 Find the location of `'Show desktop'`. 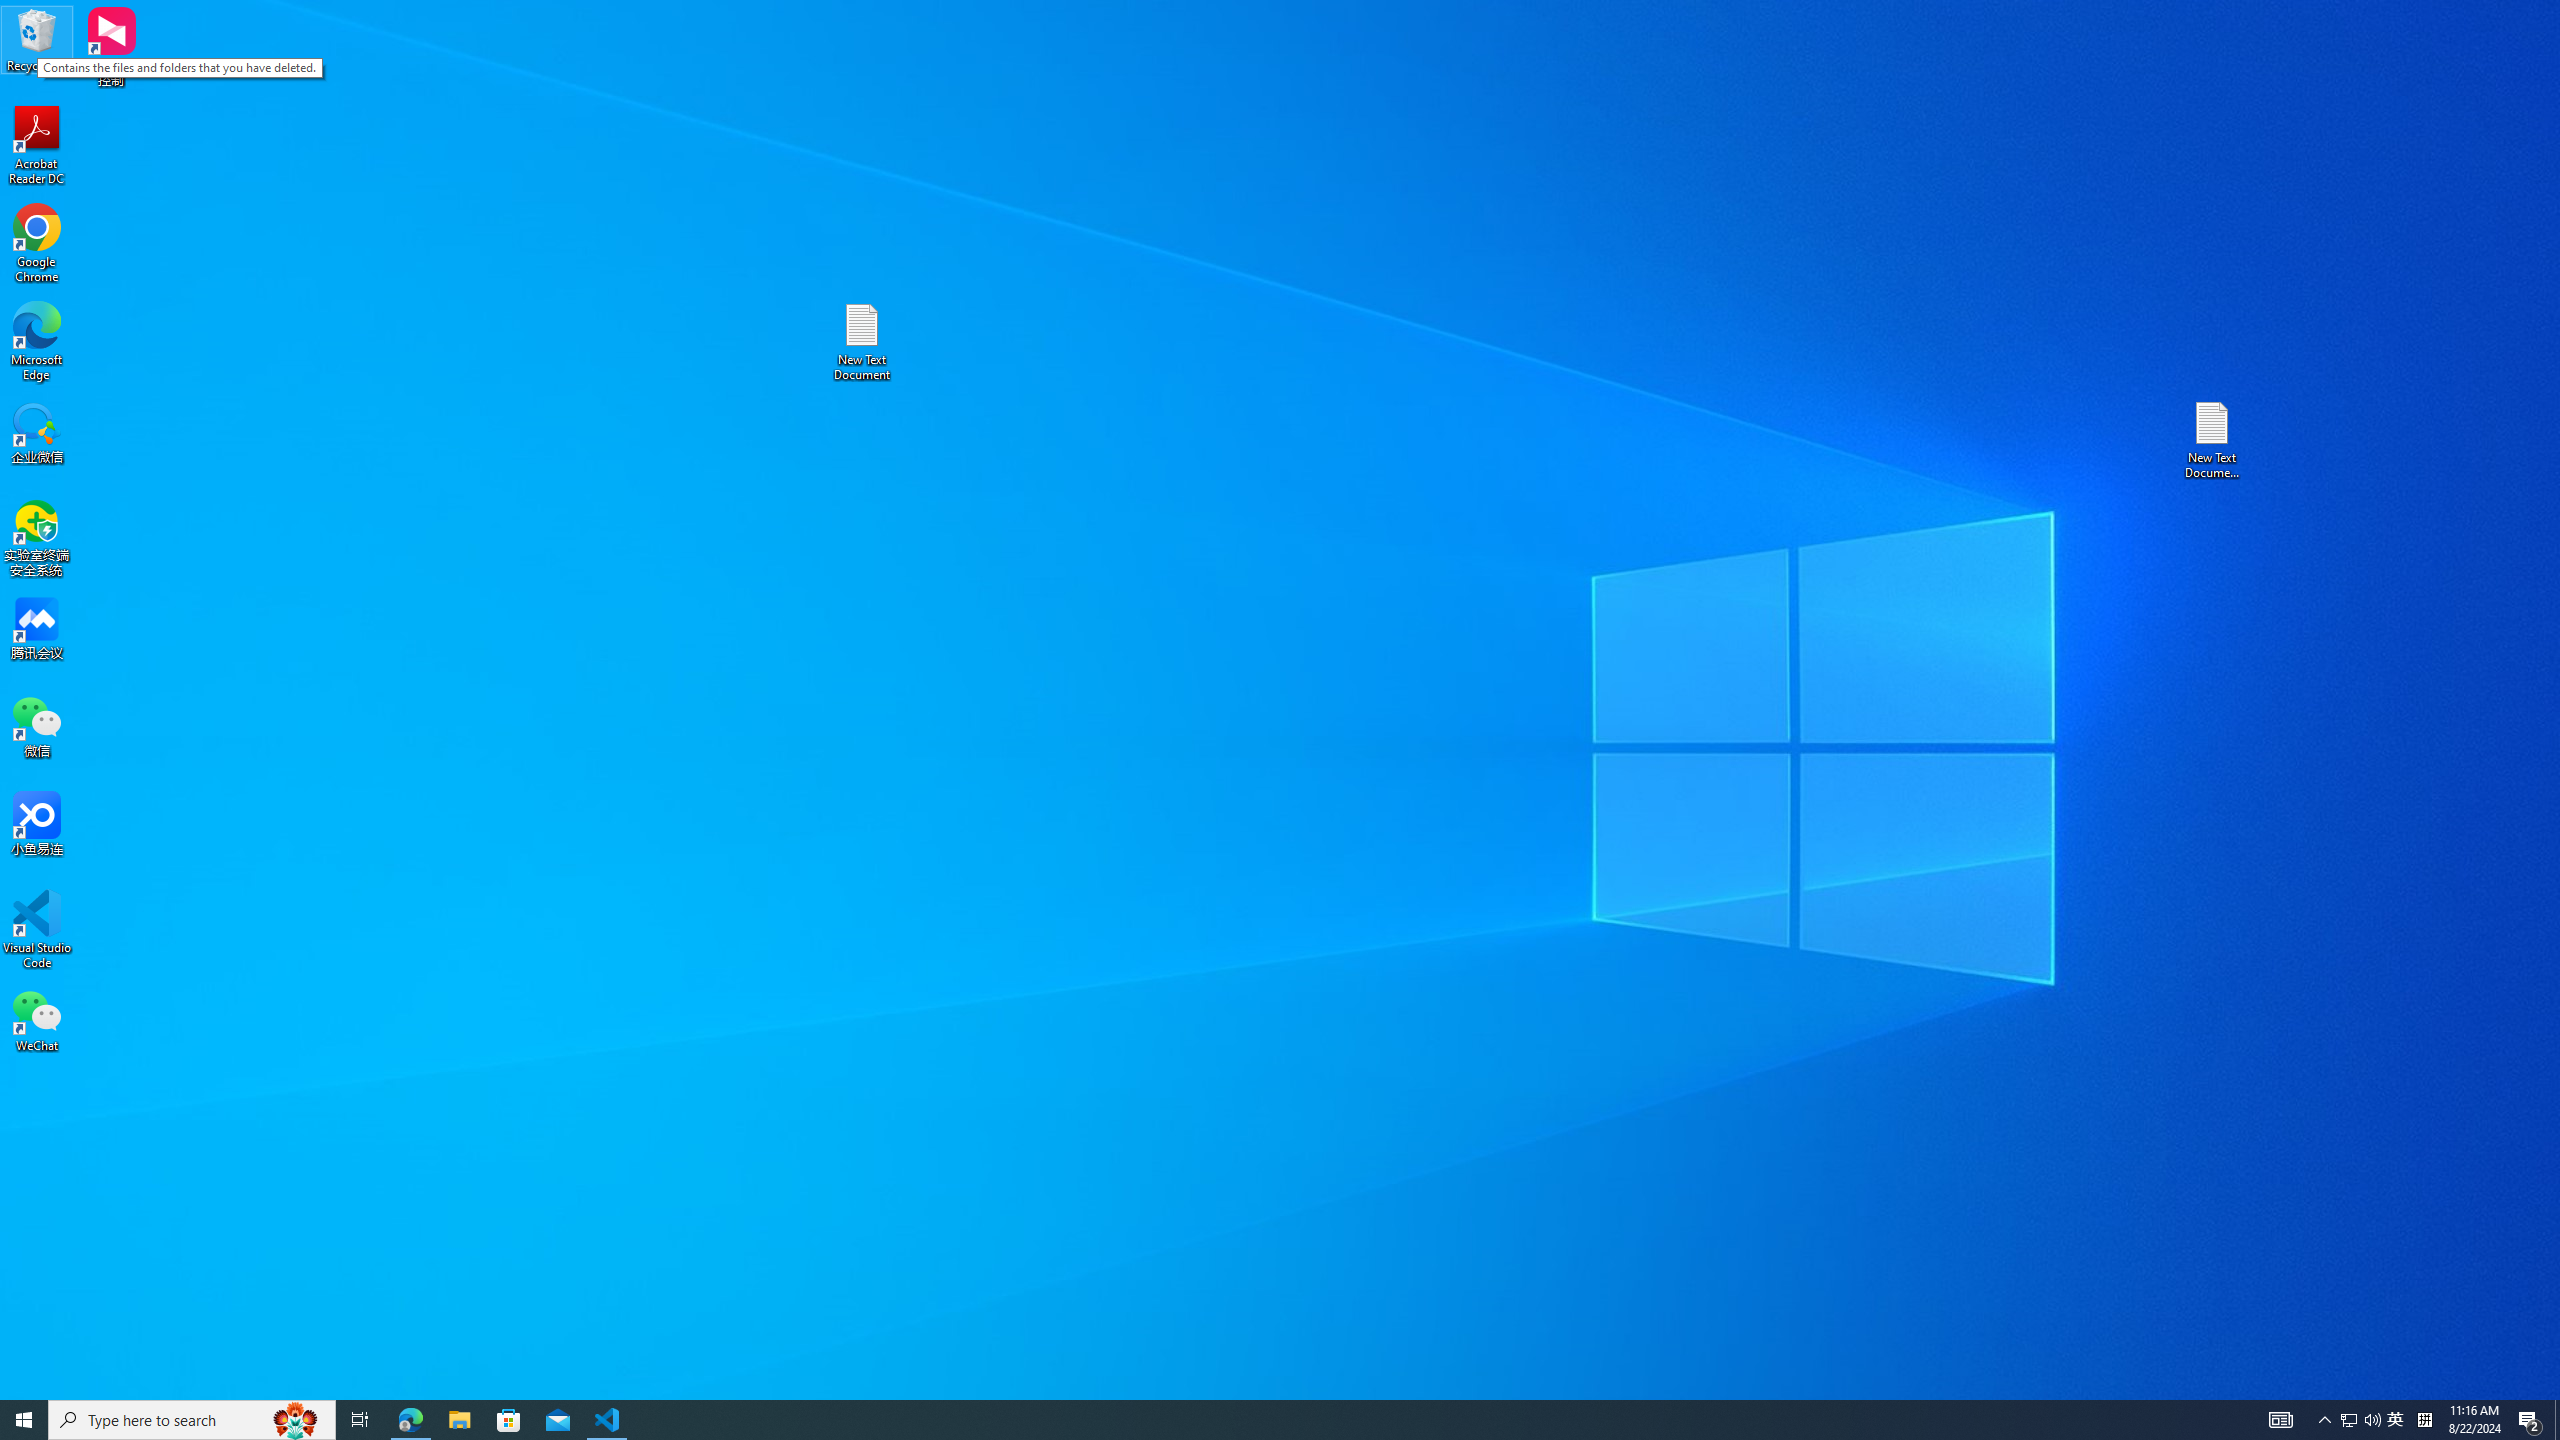

'Show desktop' is located at coordinates (2556, 1418).